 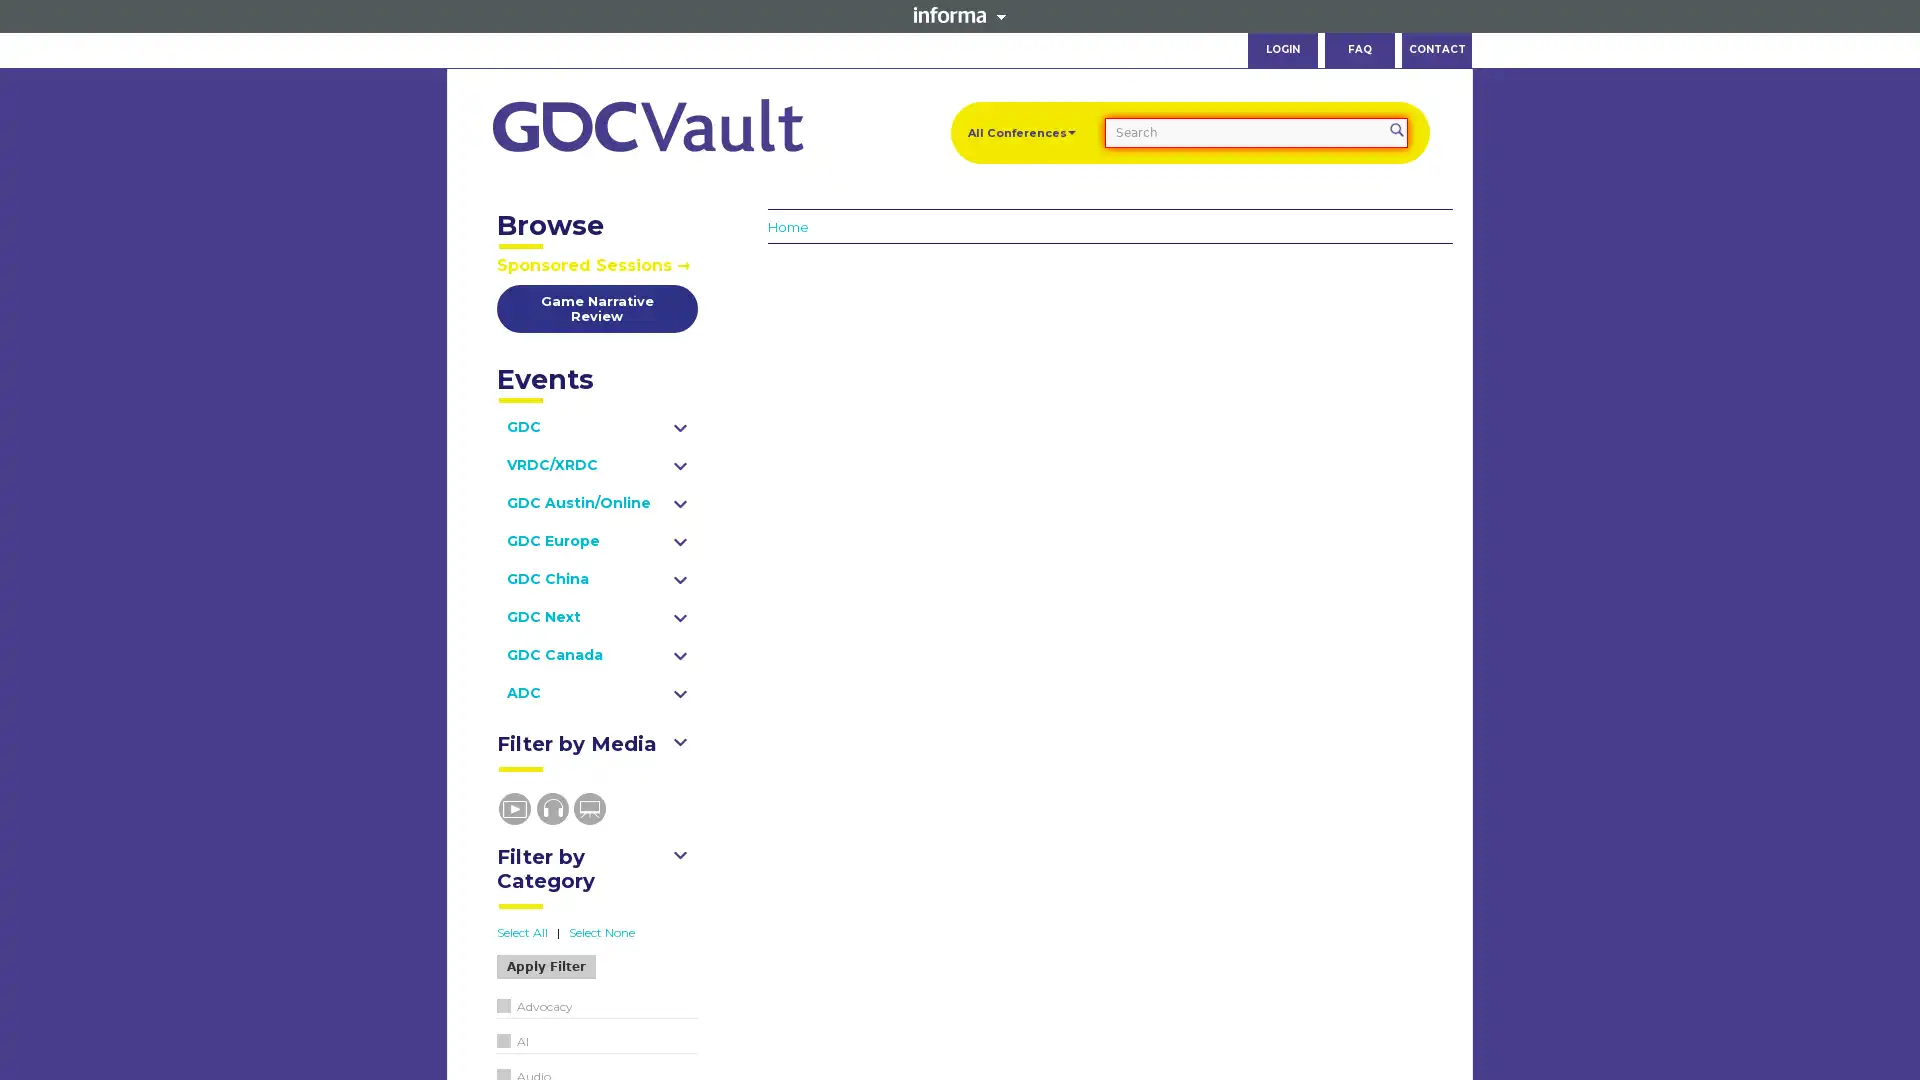 I want to click on Informa, so click(x=960, y=15).